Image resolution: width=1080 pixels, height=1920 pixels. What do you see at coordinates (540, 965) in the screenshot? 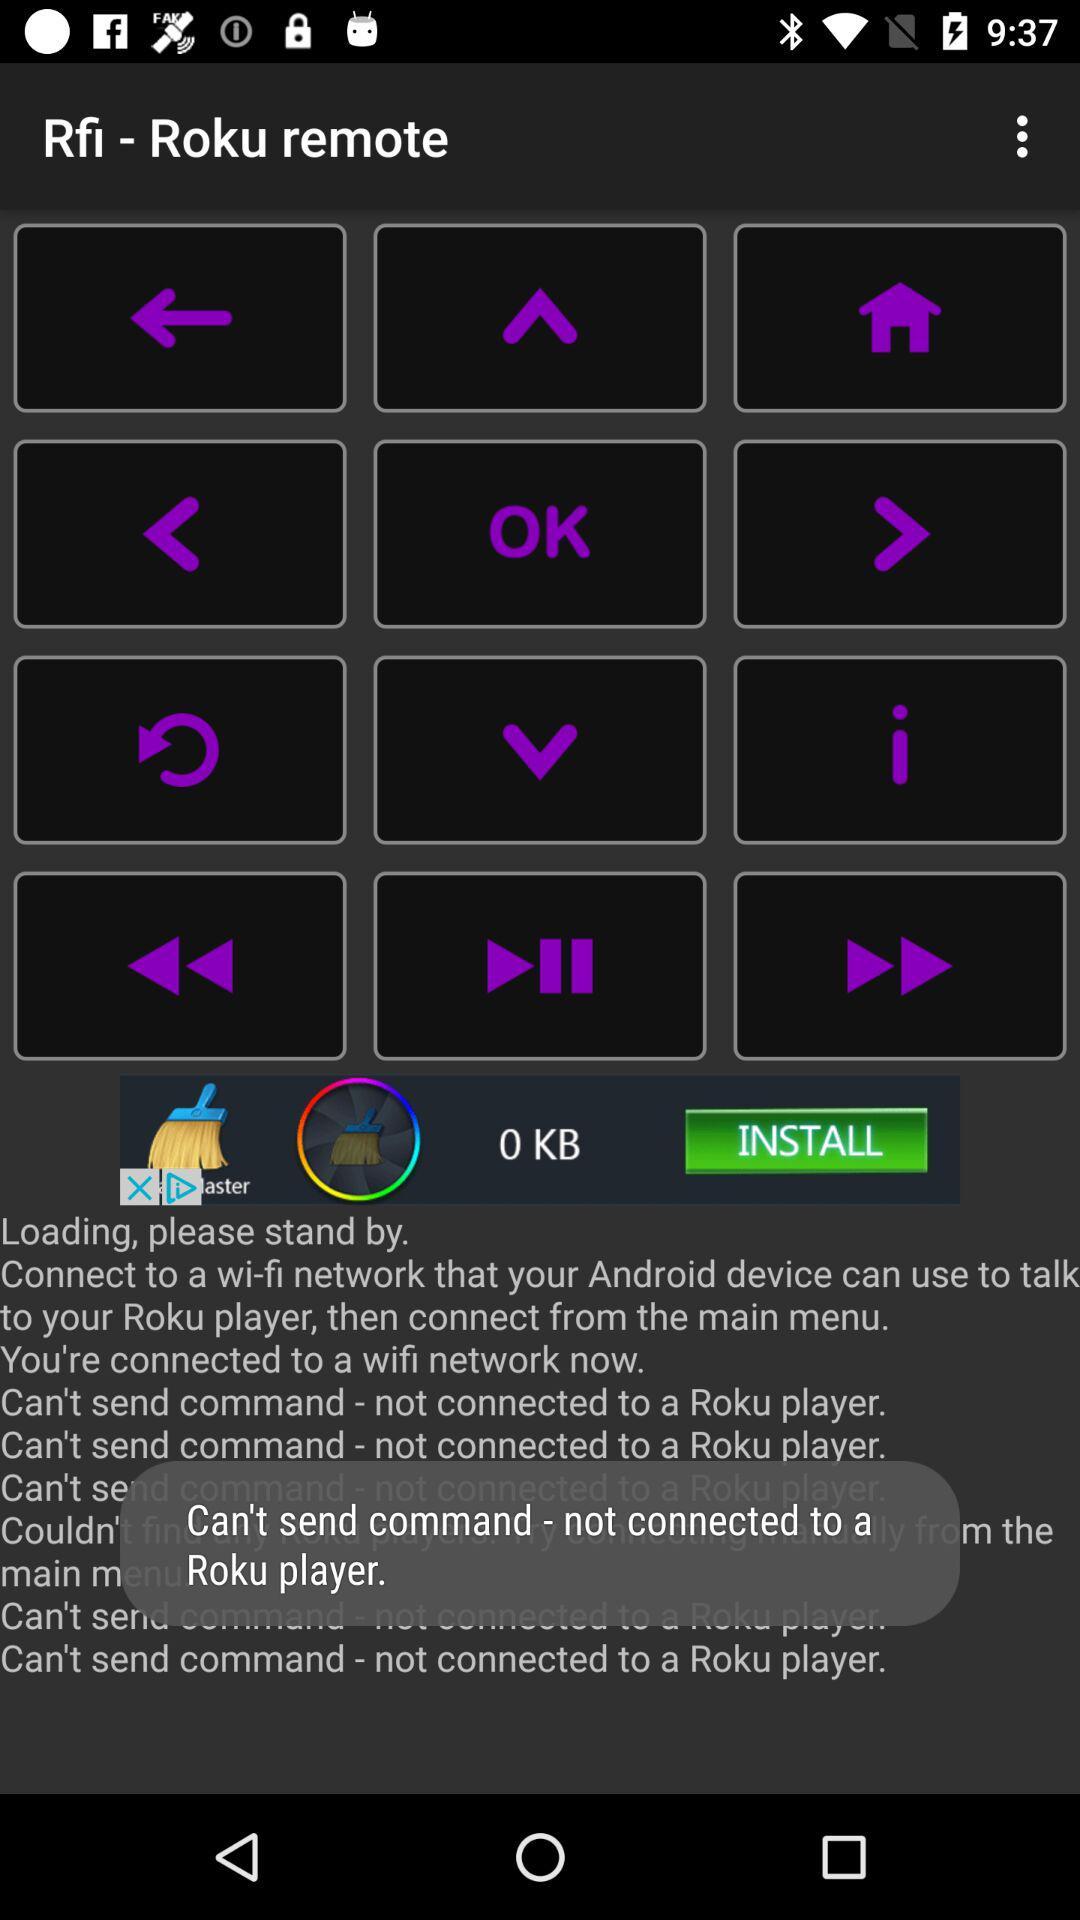
I see `the skip_next icon` at bounding box center [540, 965].